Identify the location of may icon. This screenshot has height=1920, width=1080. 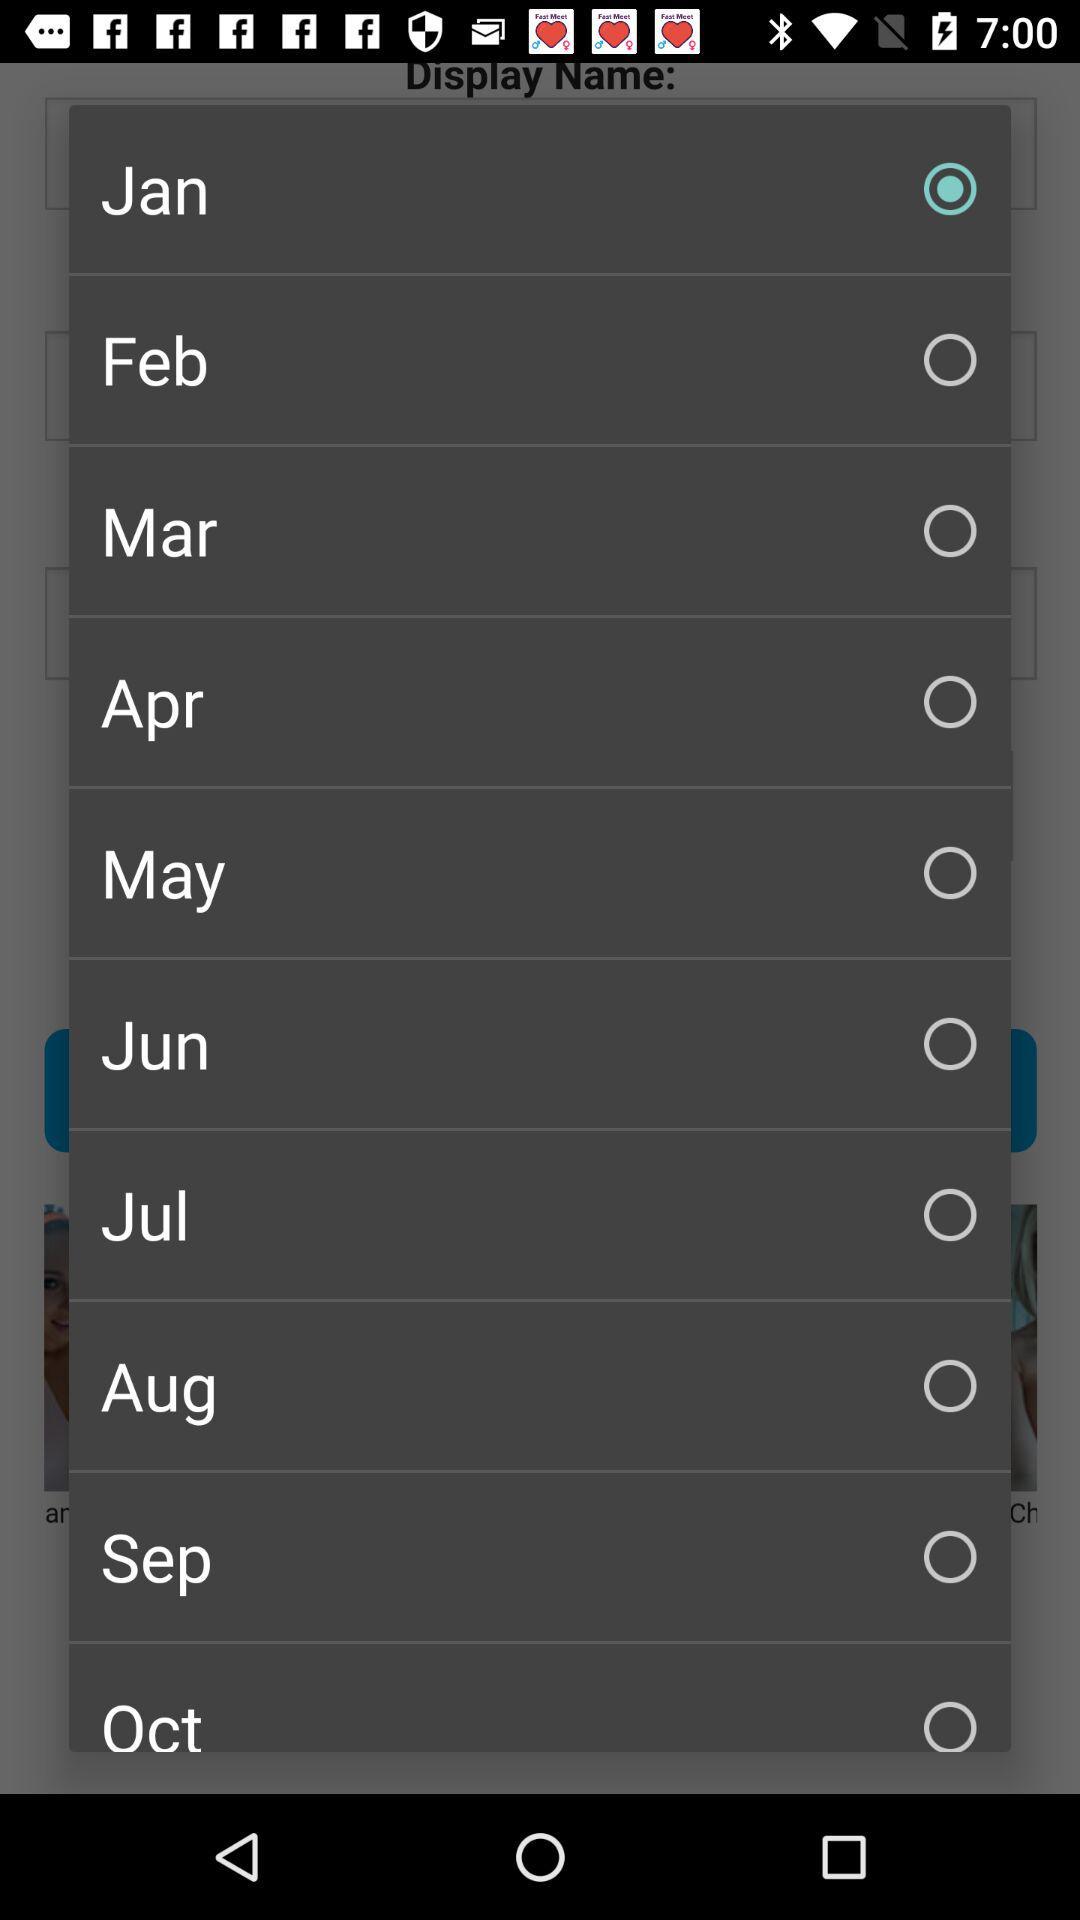
(540, 873).